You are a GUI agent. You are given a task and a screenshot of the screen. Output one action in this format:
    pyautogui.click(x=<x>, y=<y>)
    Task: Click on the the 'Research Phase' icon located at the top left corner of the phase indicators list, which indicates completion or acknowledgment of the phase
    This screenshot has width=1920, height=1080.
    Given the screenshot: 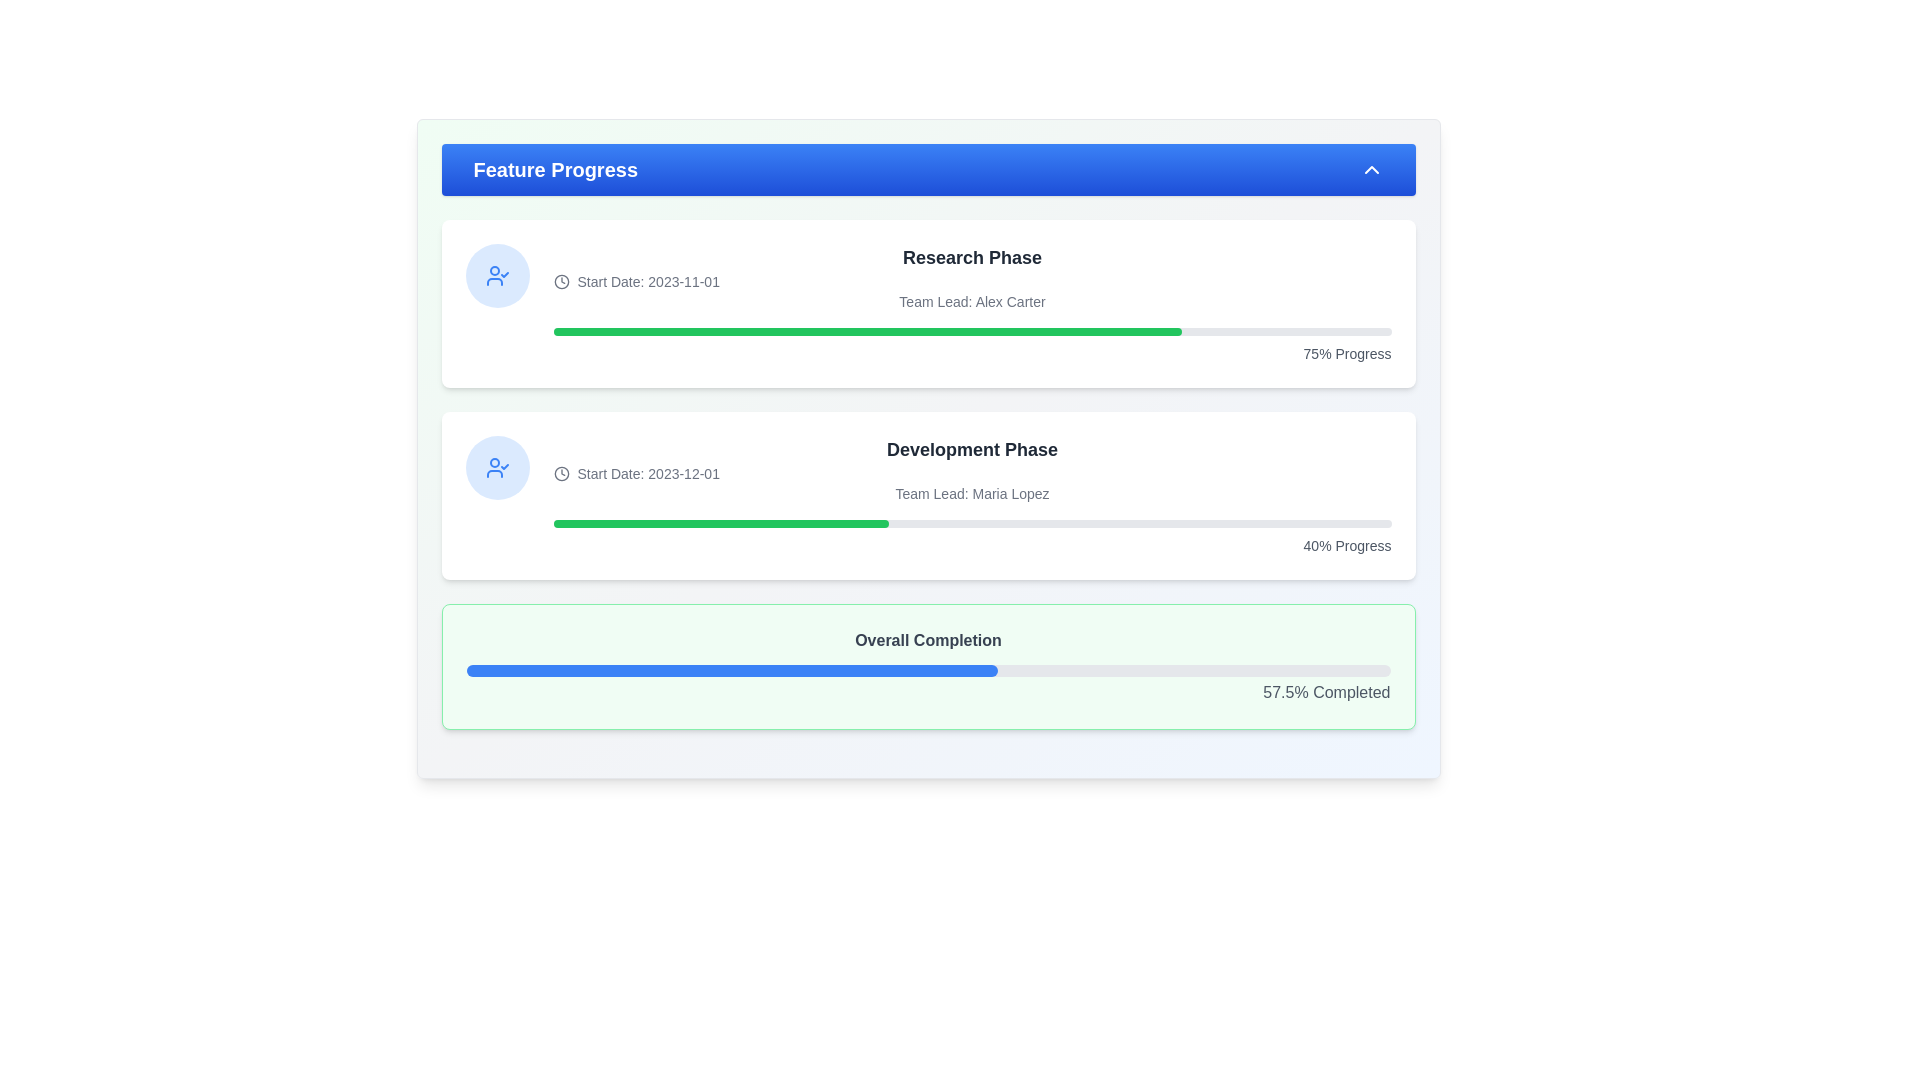 What is the action you would take?
    pyautogui.click(x=497, y=467)
    